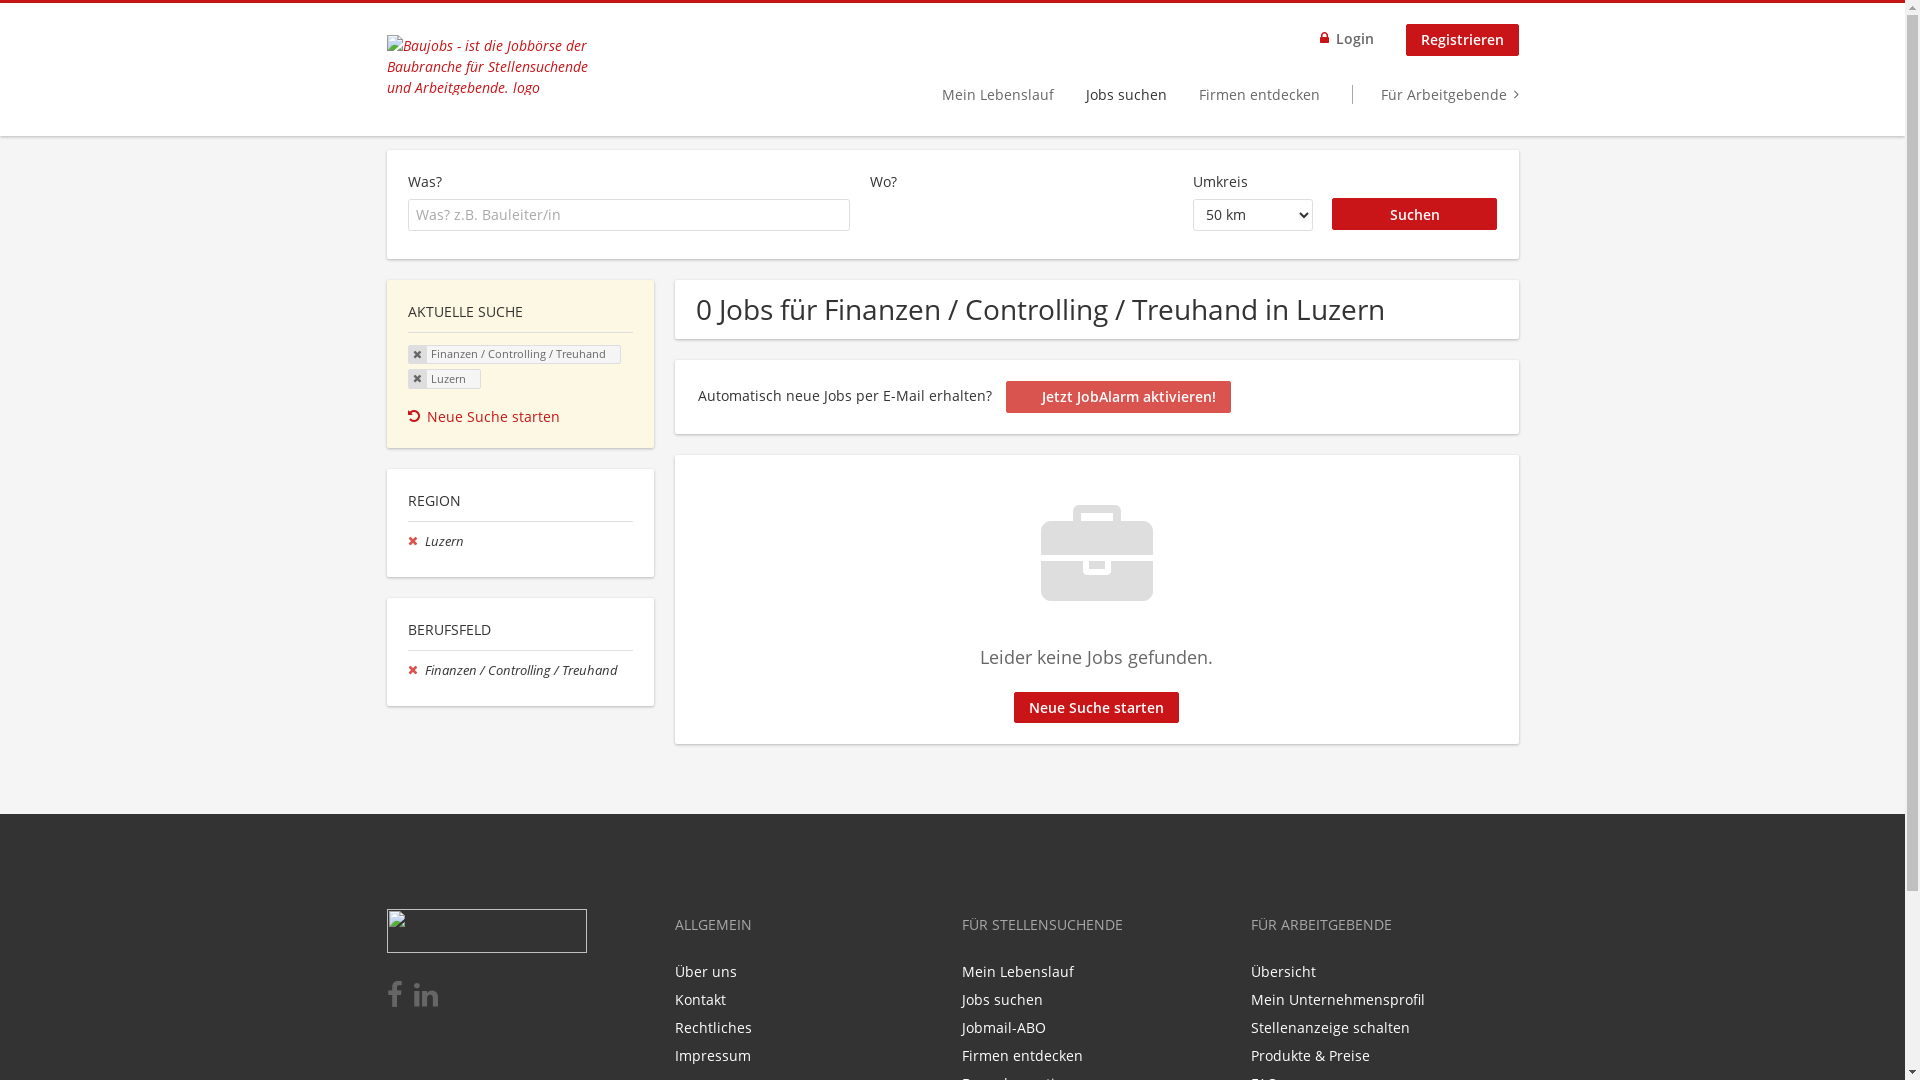 This screenshot has height=1080, width=1920. I want to click on 'Login', so click(1347, 39).